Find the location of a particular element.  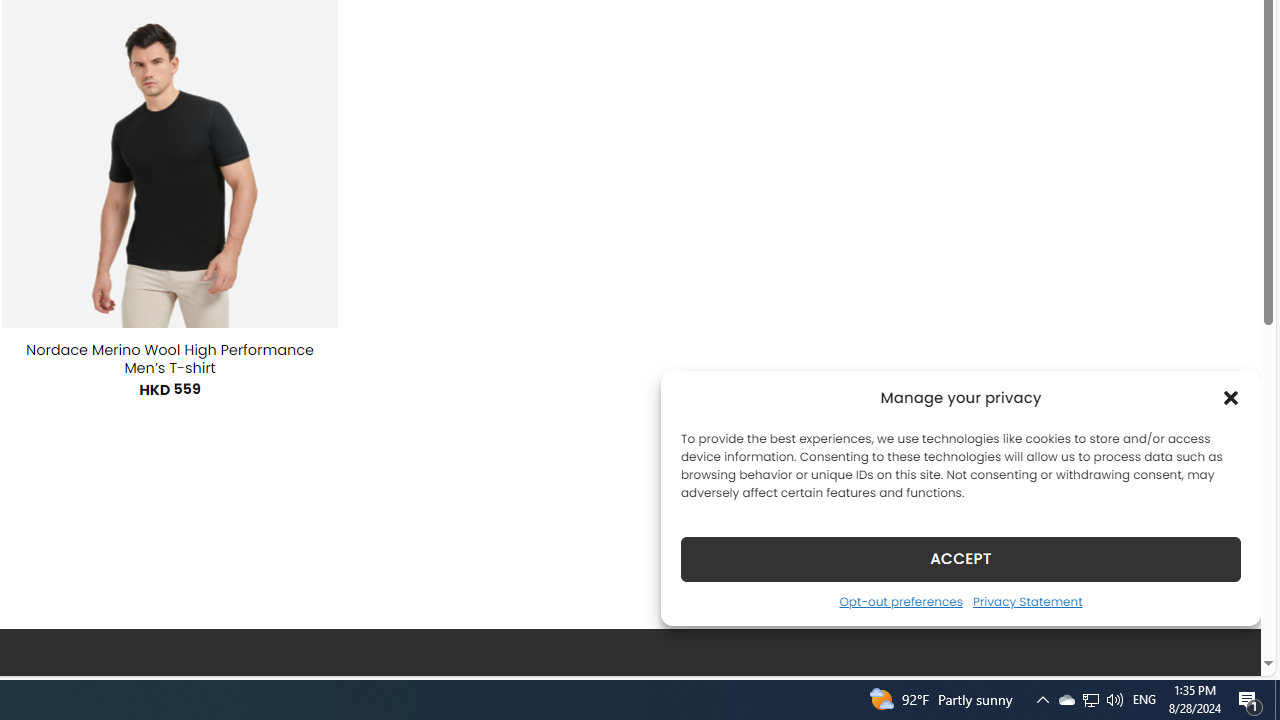

'Opt-out preferences' is located at coordinates (899, 600).